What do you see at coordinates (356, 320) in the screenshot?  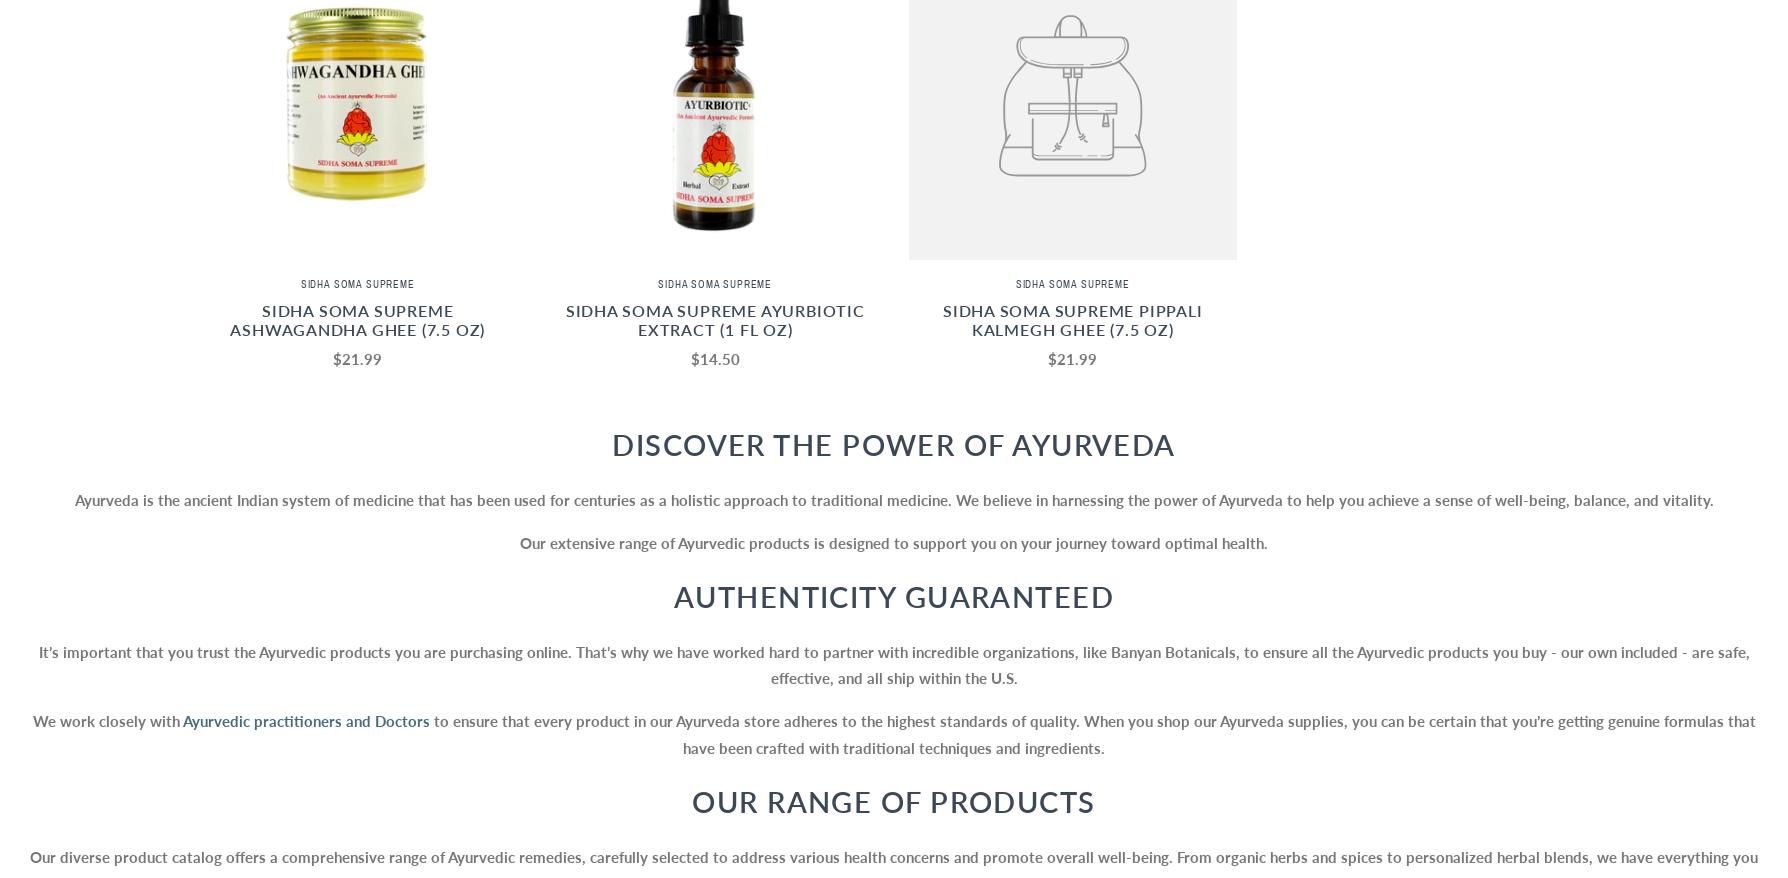 I see `'Sidha Soma Supreme Ashwagandha Ghee (7.5 oz)'` at bounding box center [356, 320].